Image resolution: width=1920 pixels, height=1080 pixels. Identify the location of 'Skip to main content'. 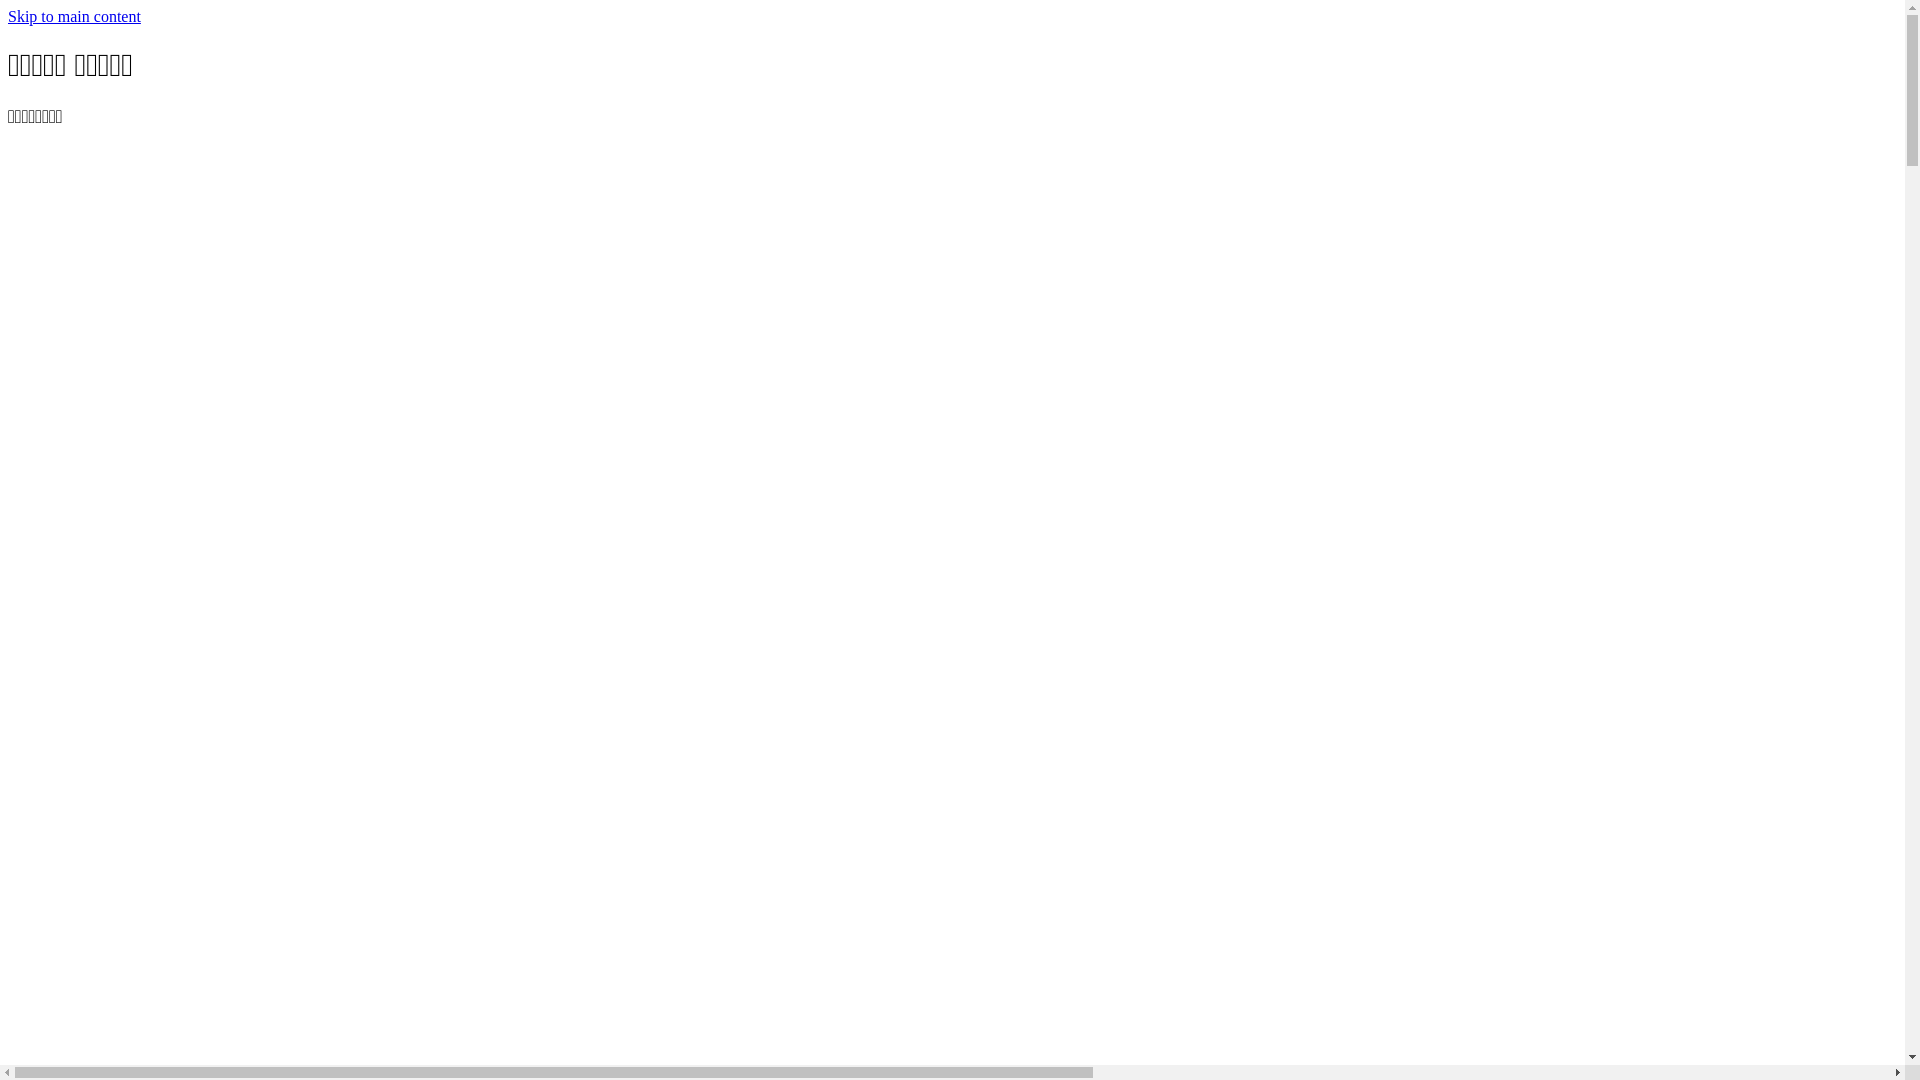
(74, 16).